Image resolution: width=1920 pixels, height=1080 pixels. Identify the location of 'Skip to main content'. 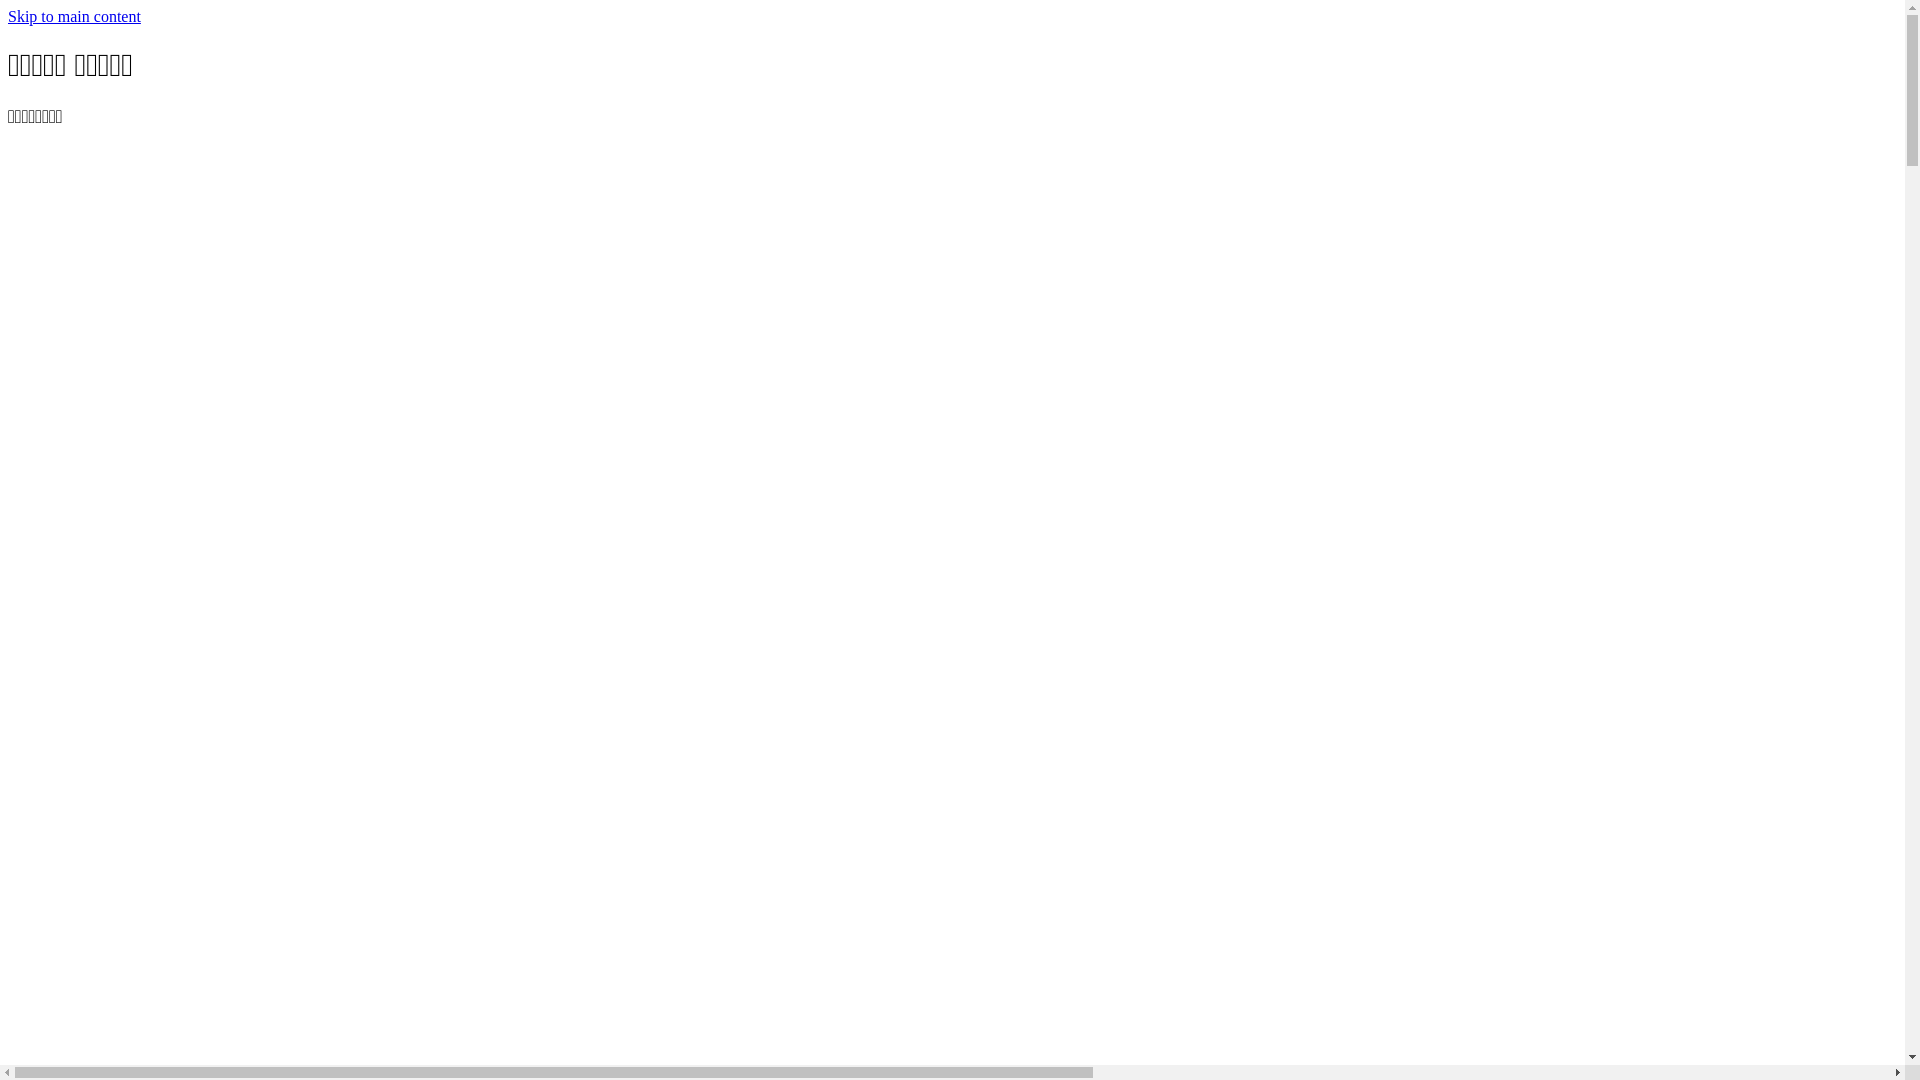
(74, 16).